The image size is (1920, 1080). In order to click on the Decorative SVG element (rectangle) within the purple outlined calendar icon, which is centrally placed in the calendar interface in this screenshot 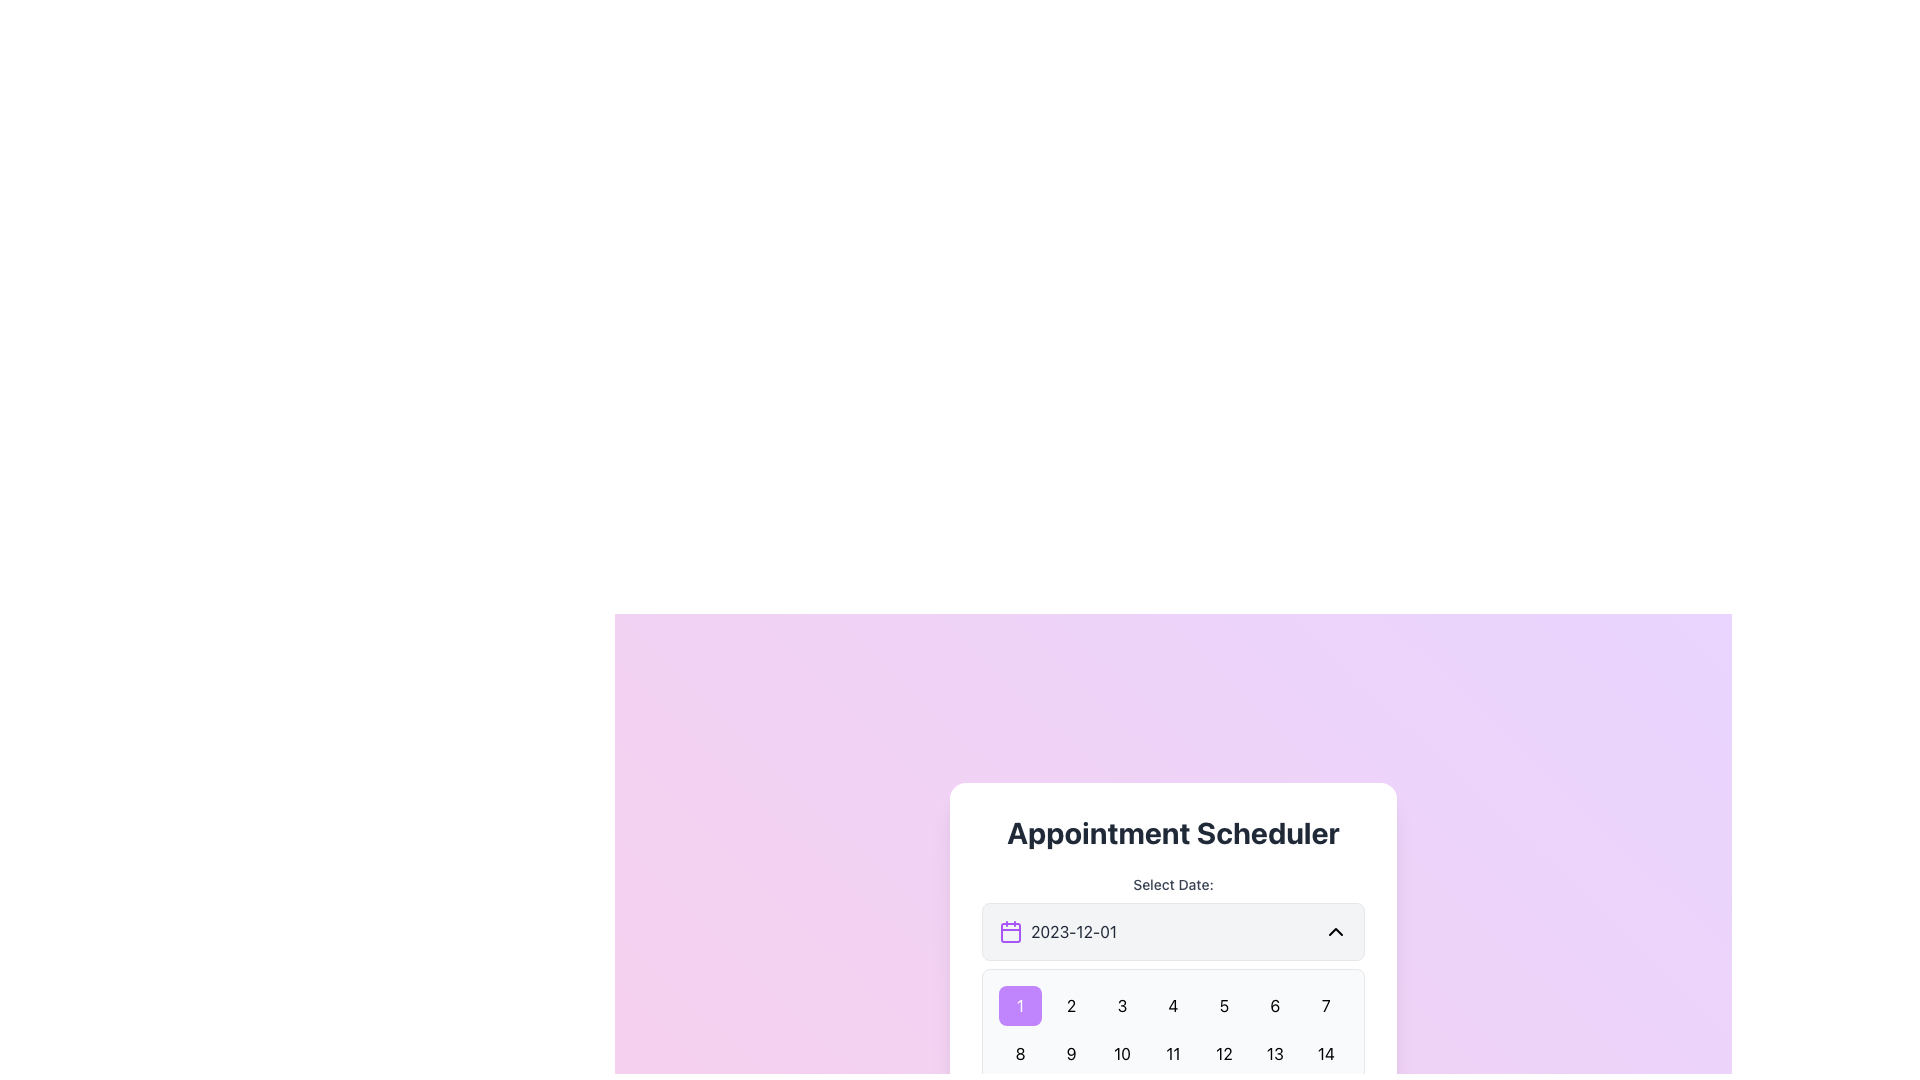, I will do `click(1011, 933)`.